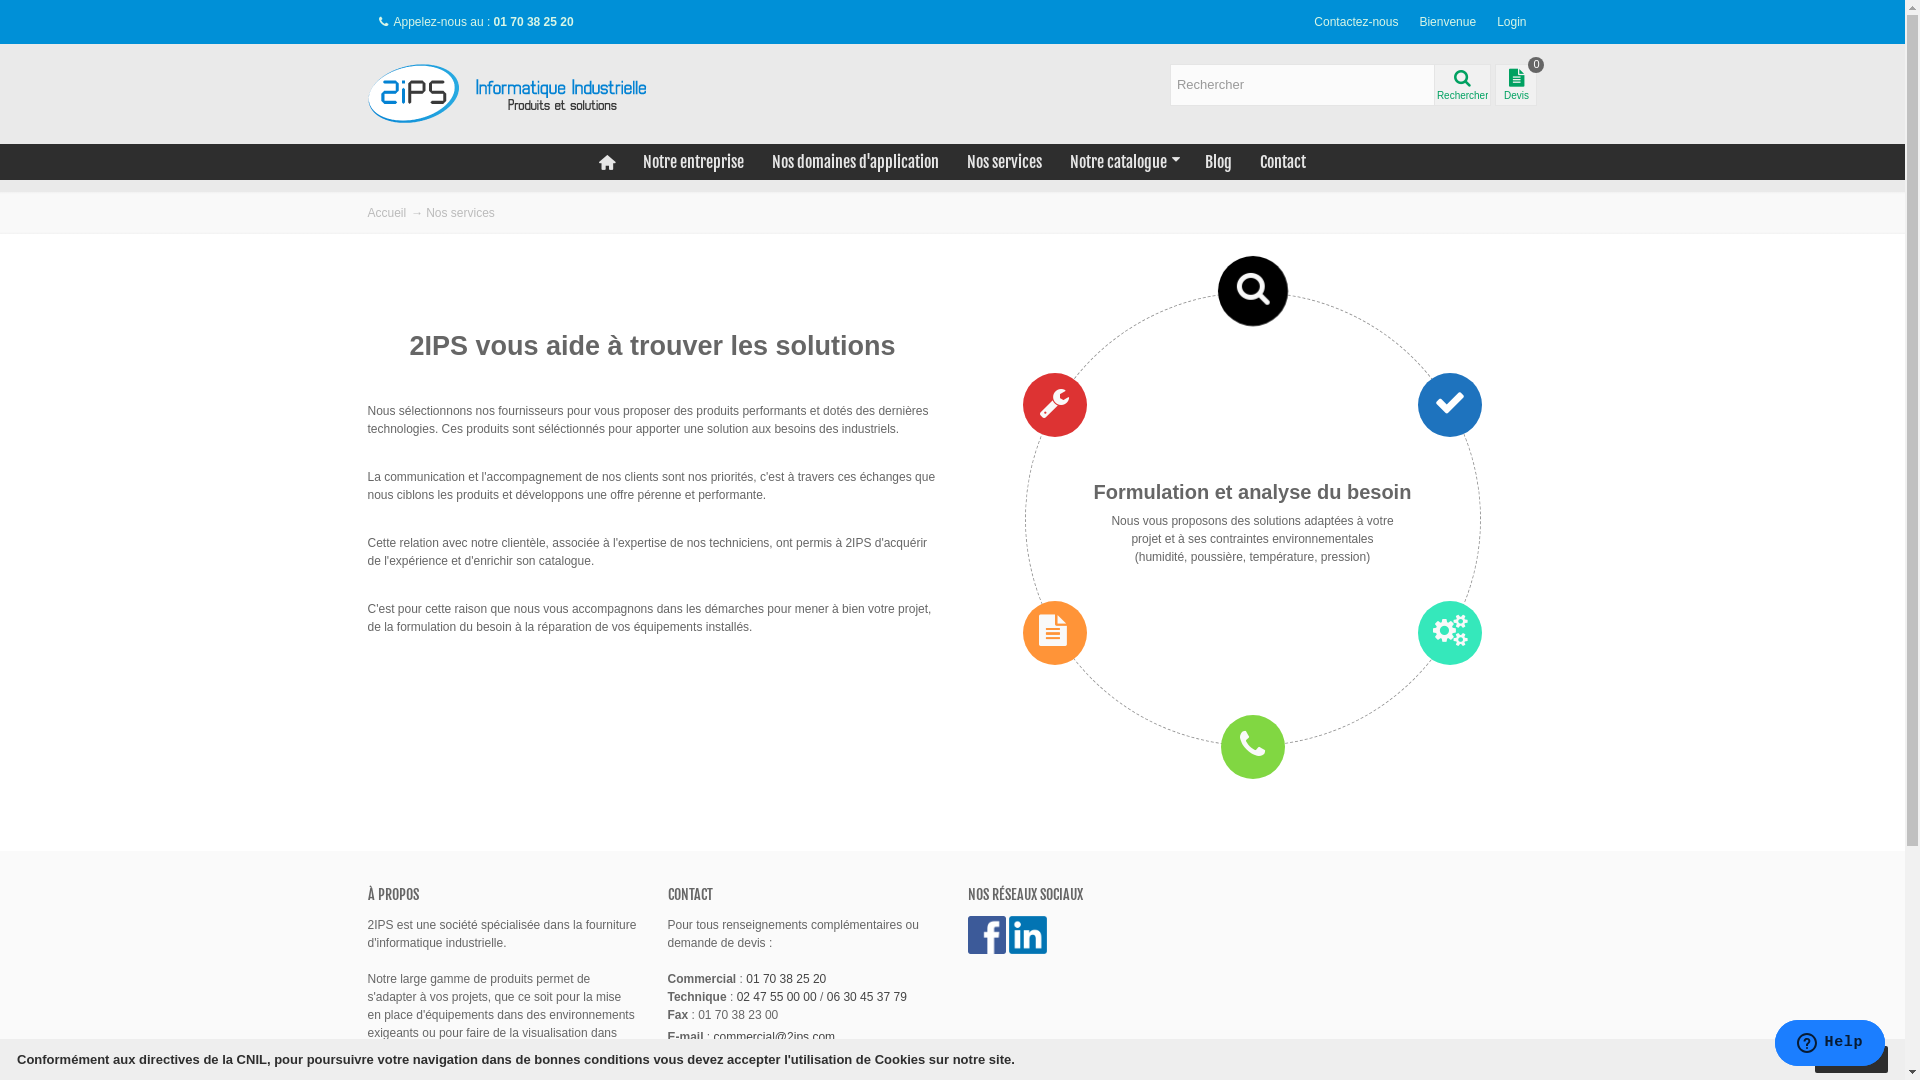 This screenshot has width=1920, height=1080. Describe the element at coordinates (855, 161) in the screenshot. I see `'Nos domaines d'application'` at that location.